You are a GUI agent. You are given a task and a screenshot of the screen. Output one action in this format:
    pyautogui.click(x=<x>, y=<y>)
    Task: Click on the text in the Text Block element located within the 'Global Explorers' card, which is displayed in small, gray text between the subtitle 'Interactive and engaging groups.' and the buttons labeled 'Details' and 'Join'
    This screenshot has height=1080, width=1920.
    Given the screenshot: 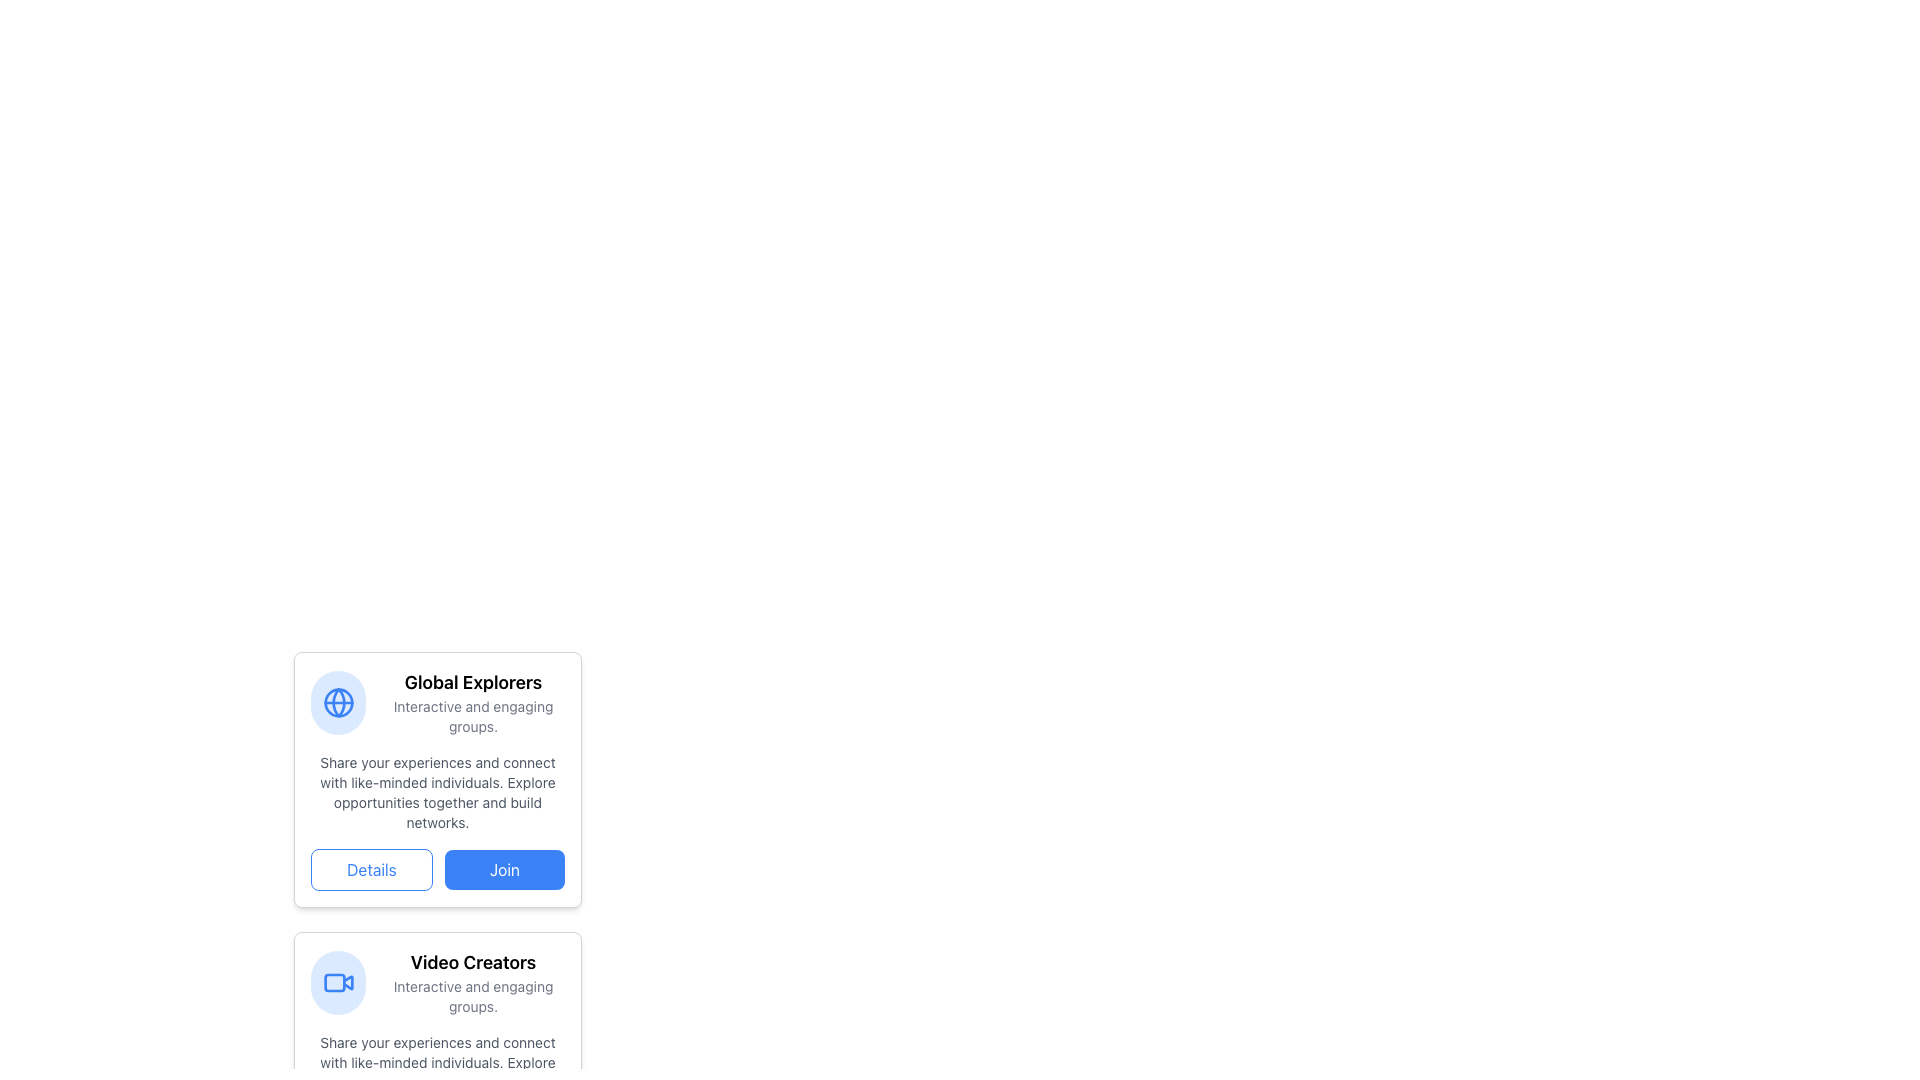 What is the action you would take?
    pyautogui.click(x=436, y=792)
    